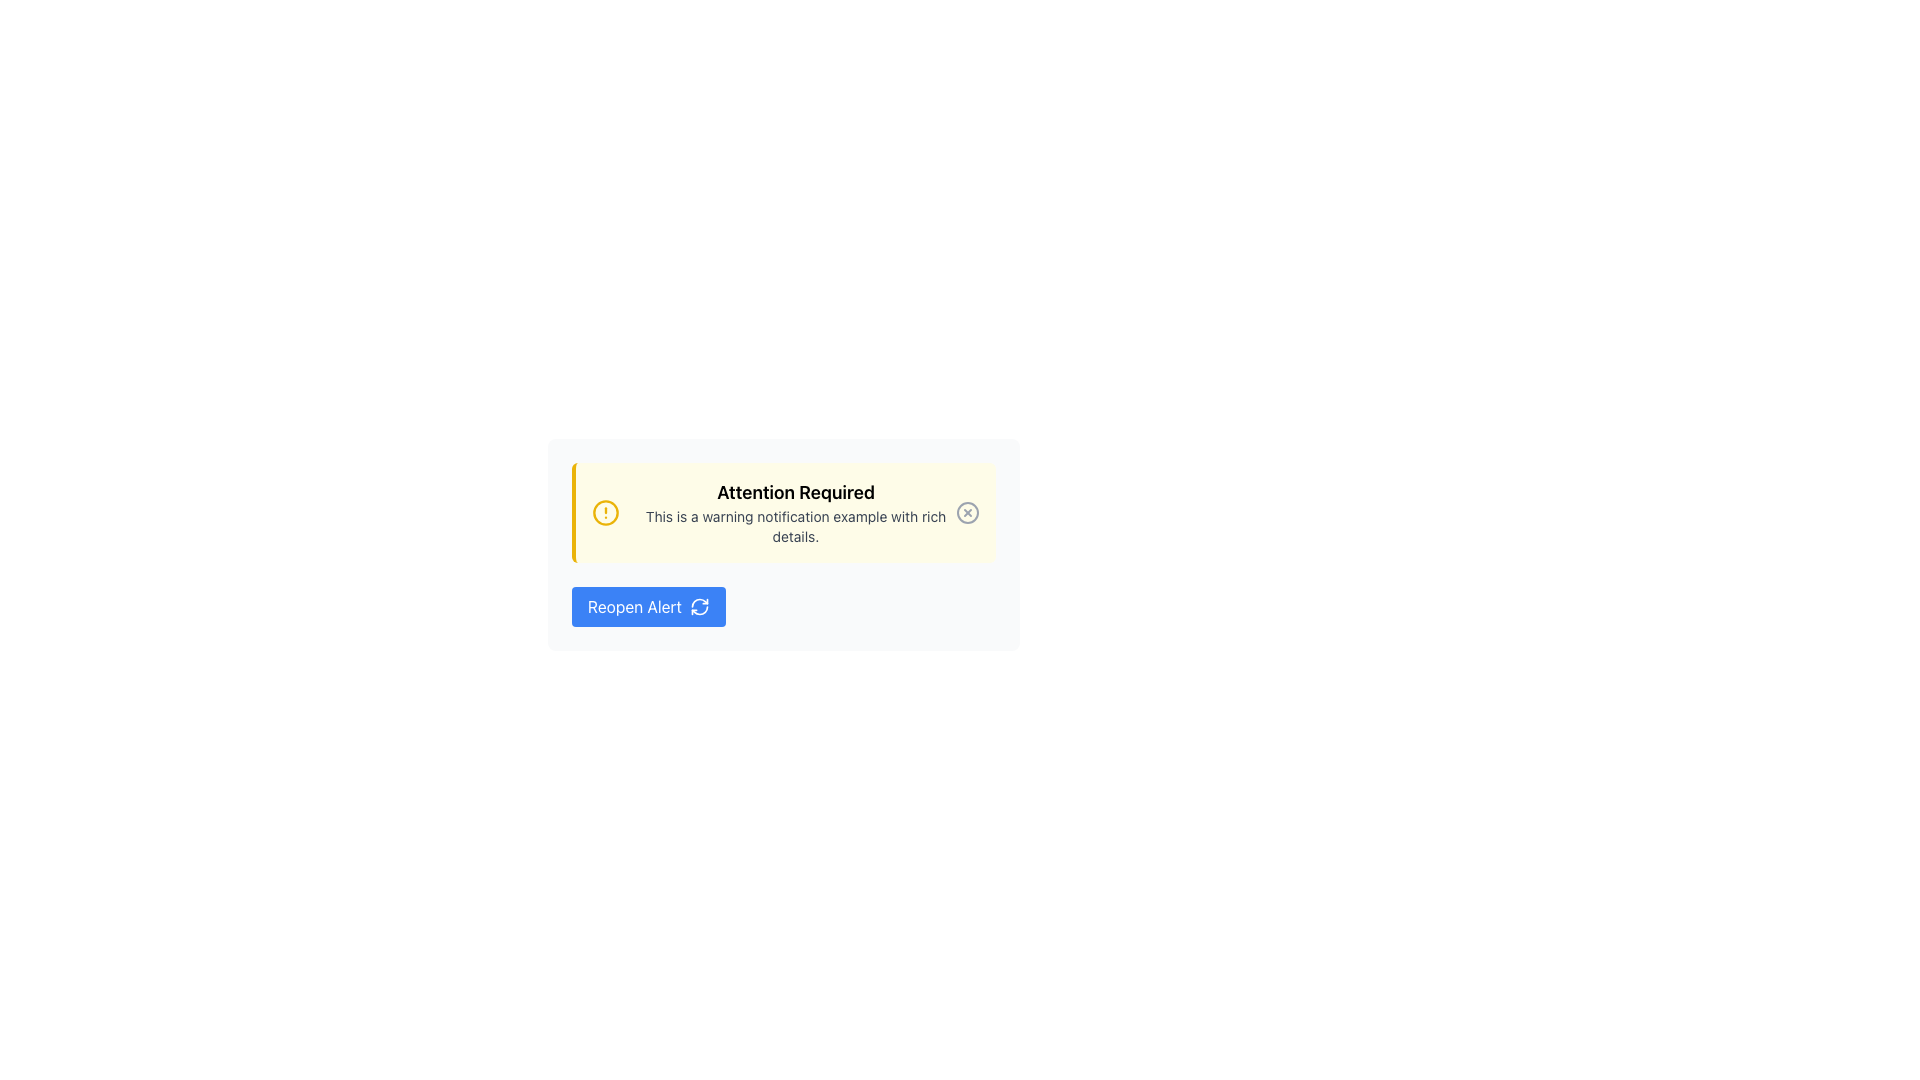 Image resolution: width=1920 pixels, height=1080 pixels. I want to click on text of the static label that serves as the title of the warning notification box, positioned above the detailed message within the notification card, so click(795, 493).